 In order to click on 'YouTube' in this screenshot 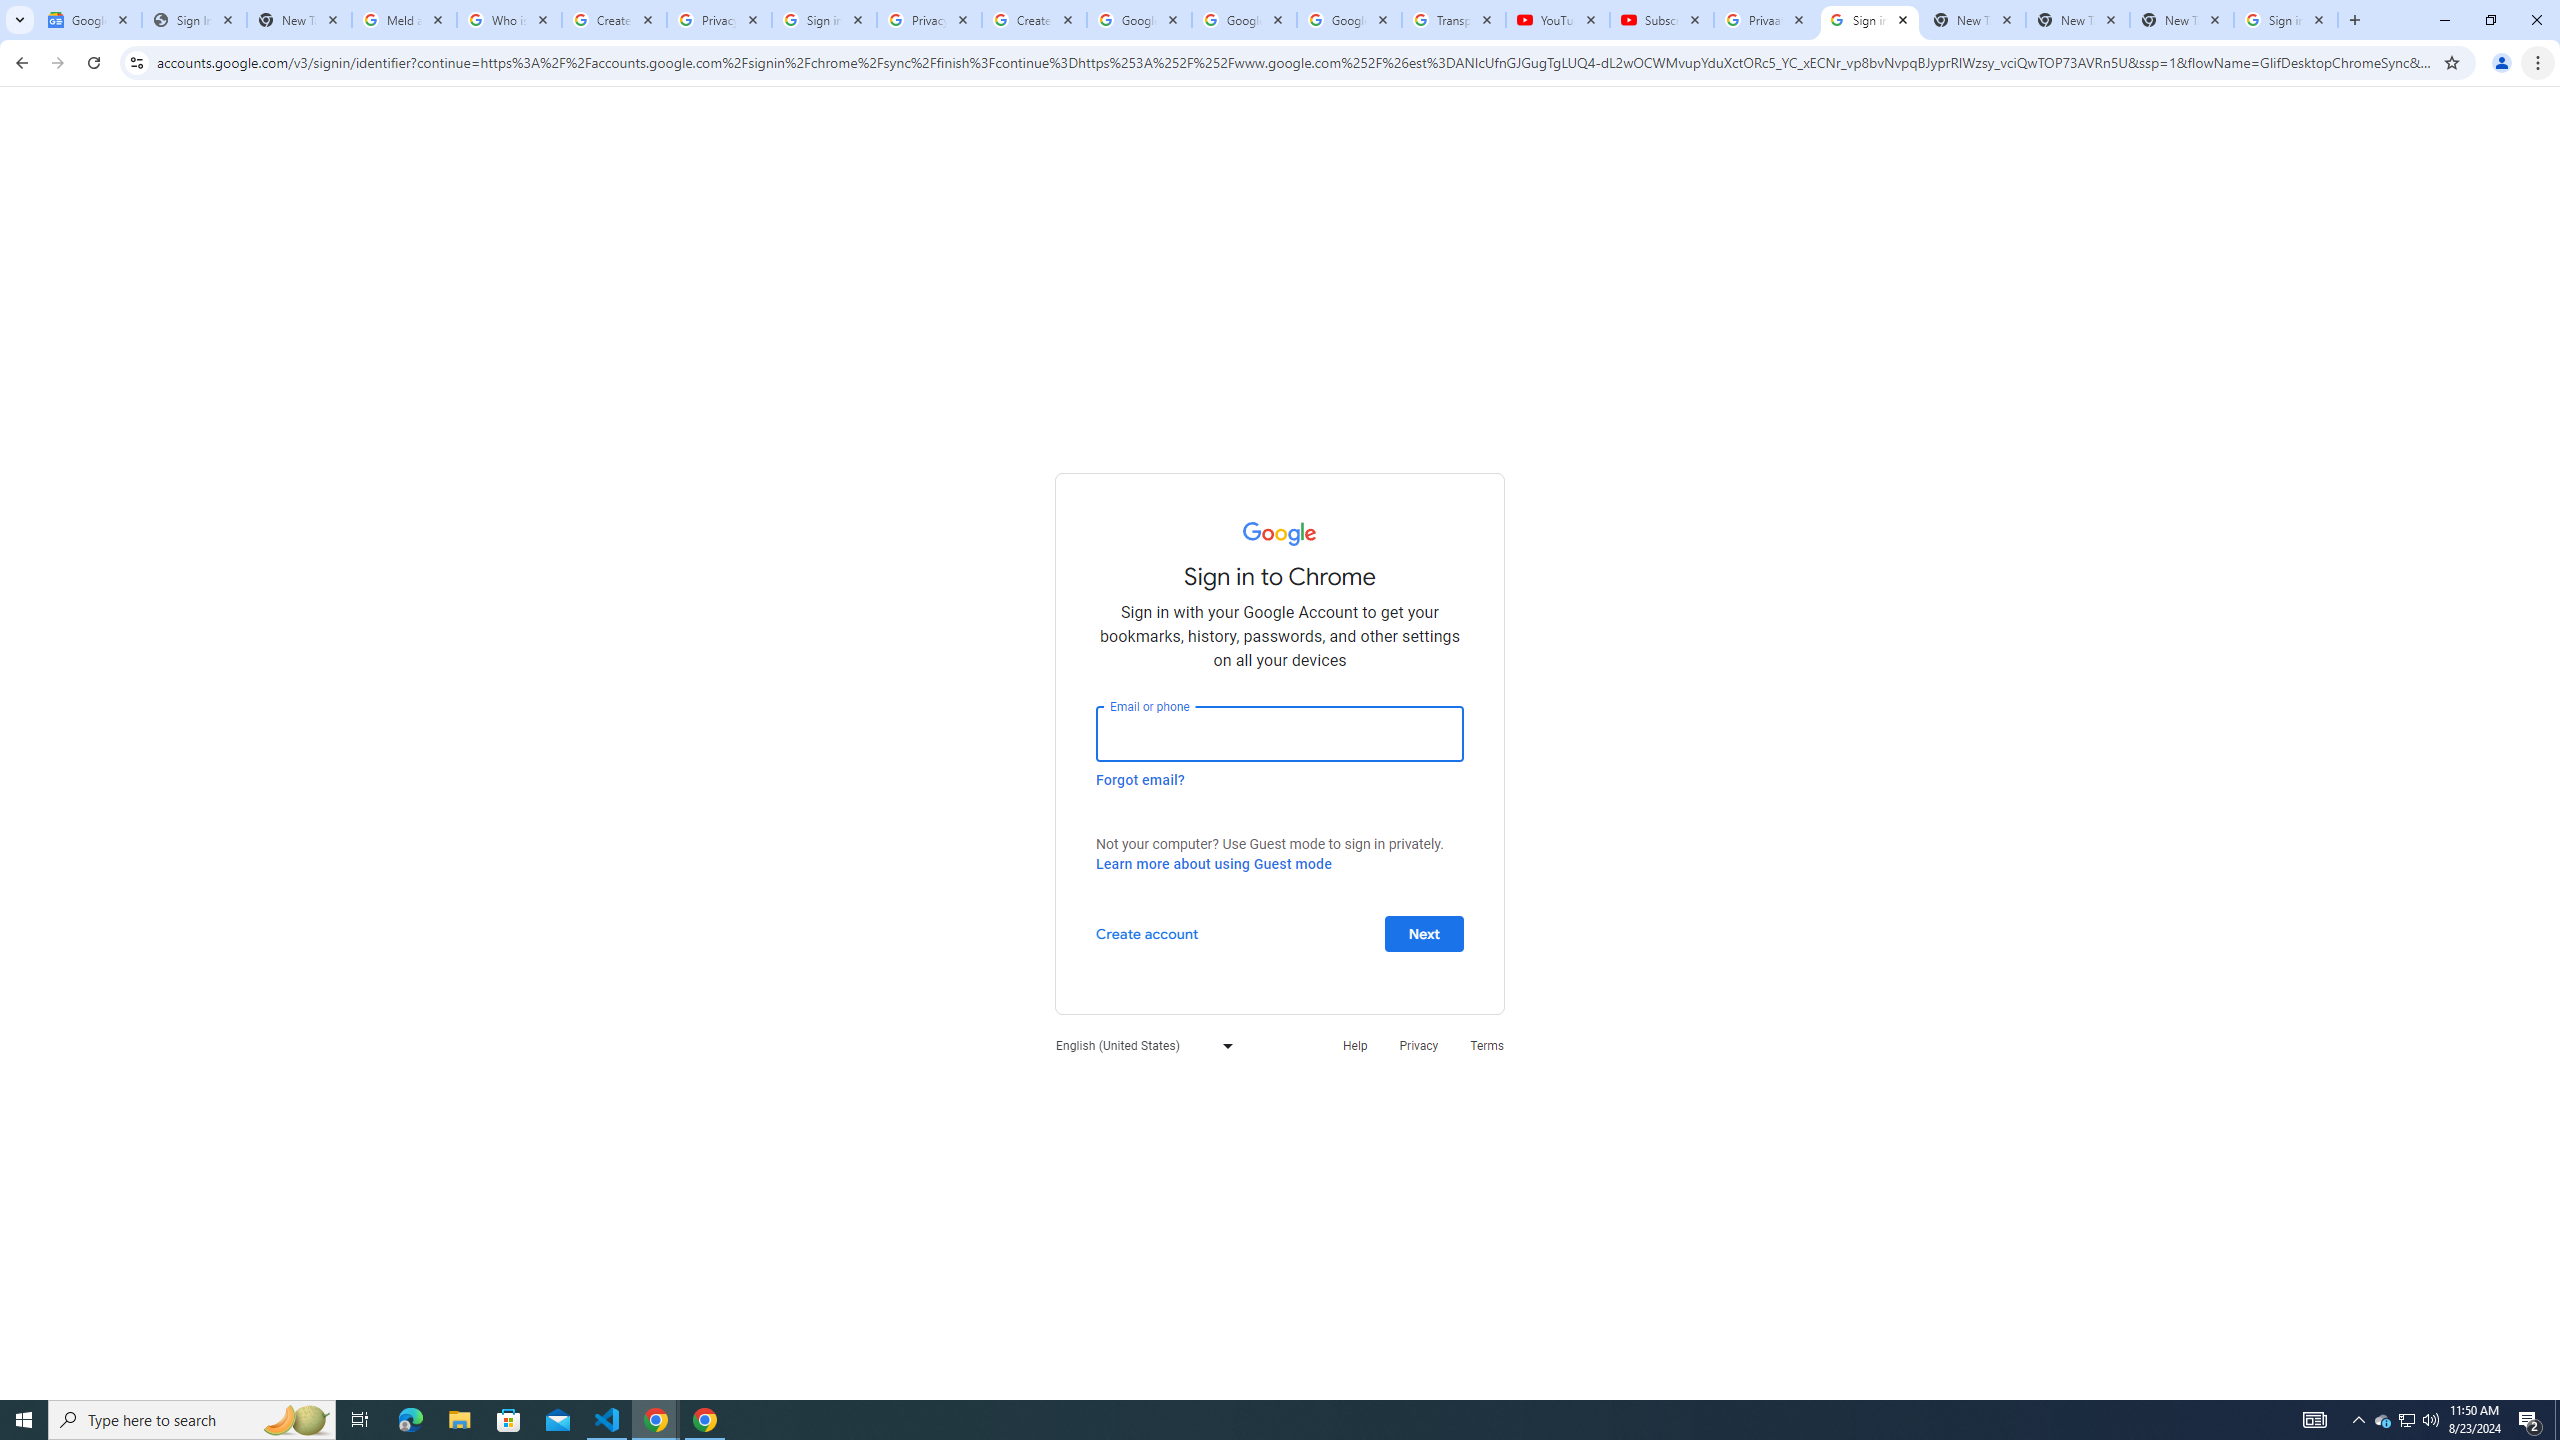, I will do `click(1557, 19)`.